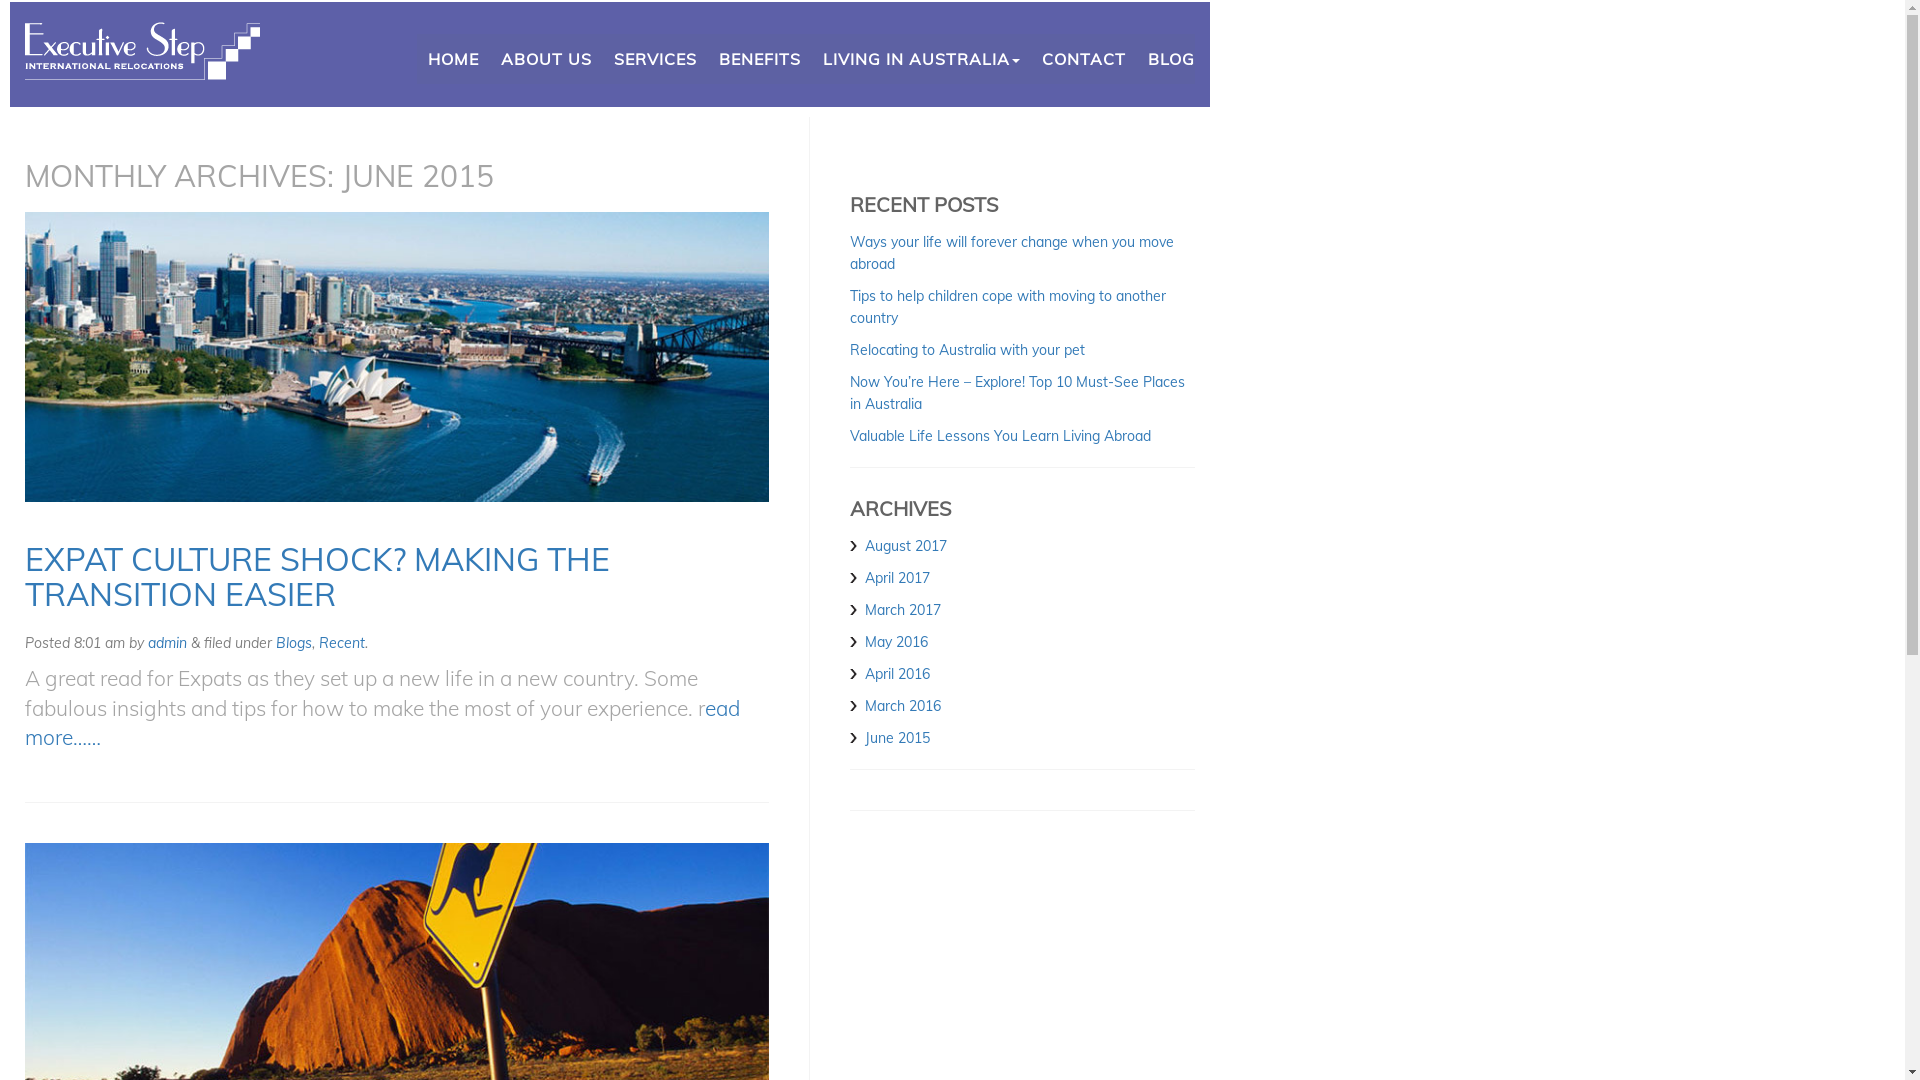 The height and width of the screenshot is (1080, 1920). Describe the element at coordinates (416, 57) in the screenshot. I see `'HOME'` at that location.